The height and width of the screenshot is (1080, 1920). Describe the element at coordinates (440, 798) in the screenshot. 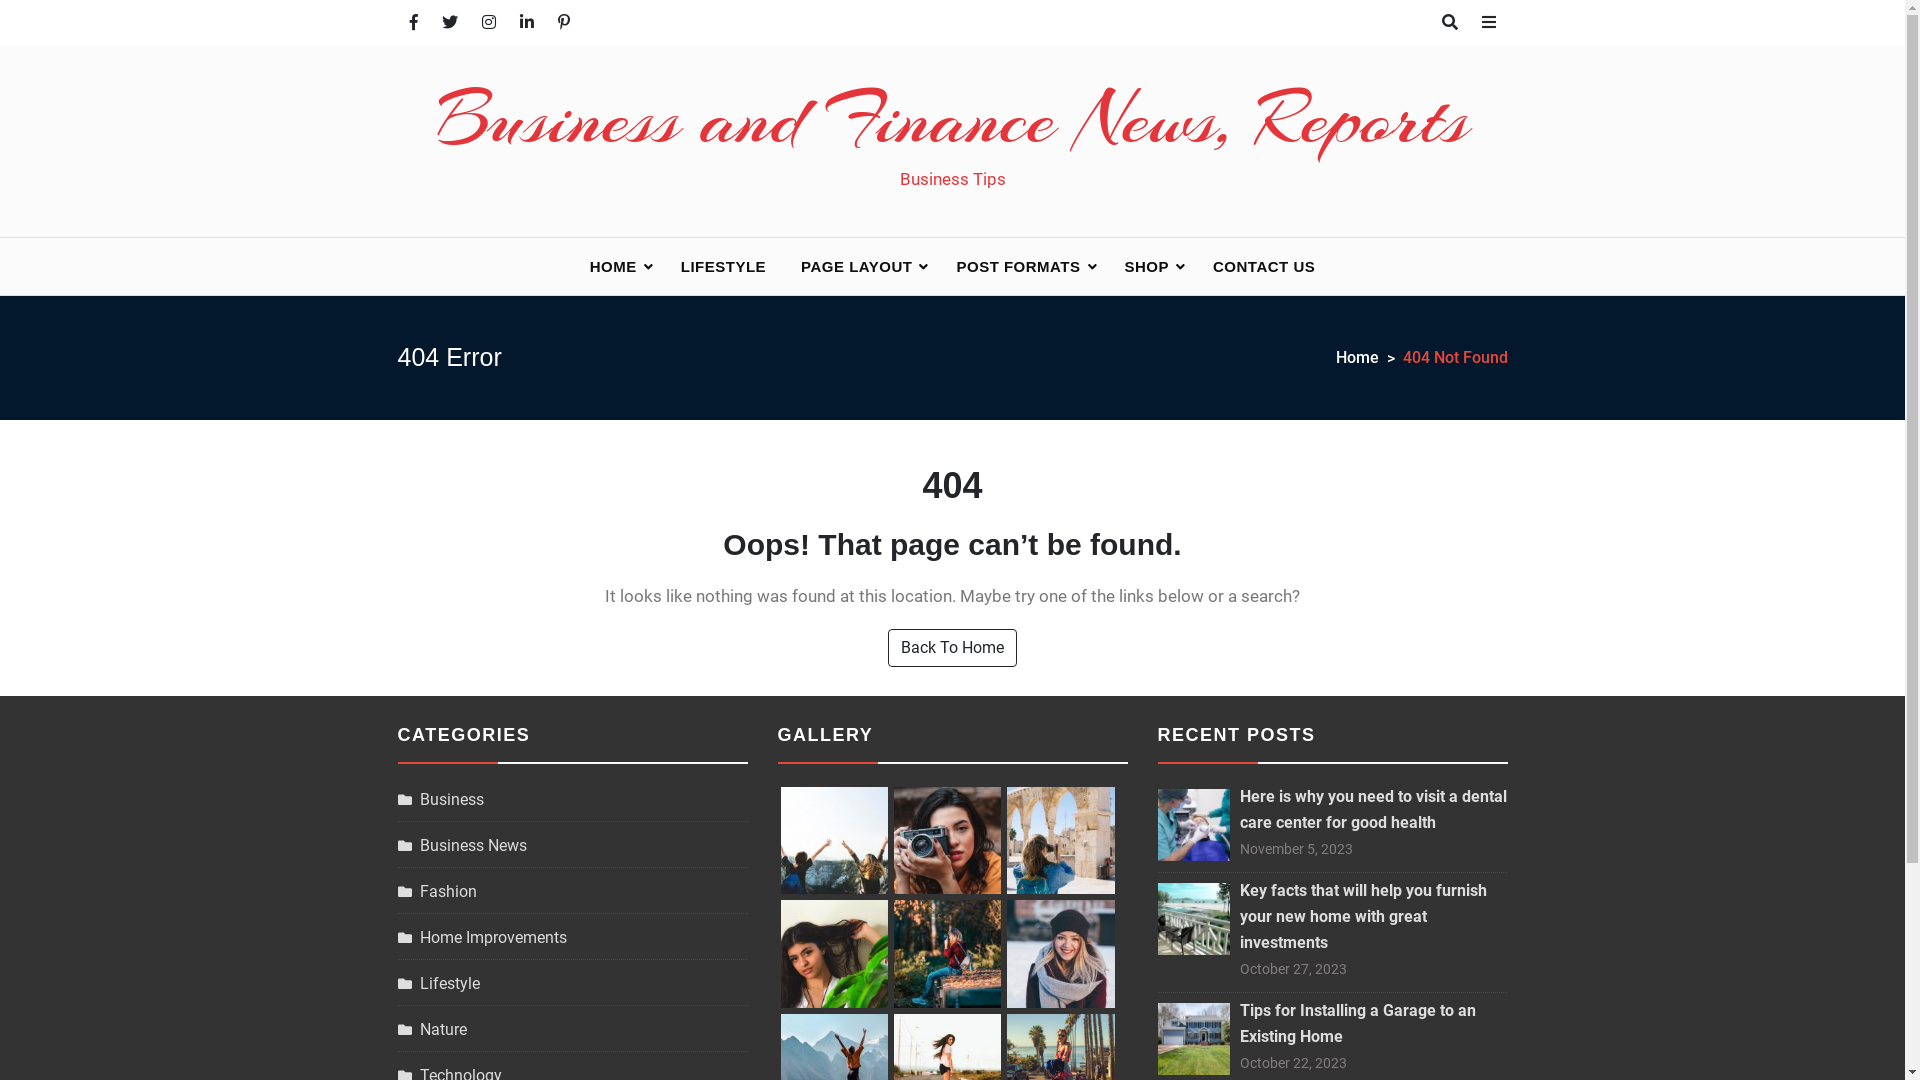

I see `'Business'` at that location.